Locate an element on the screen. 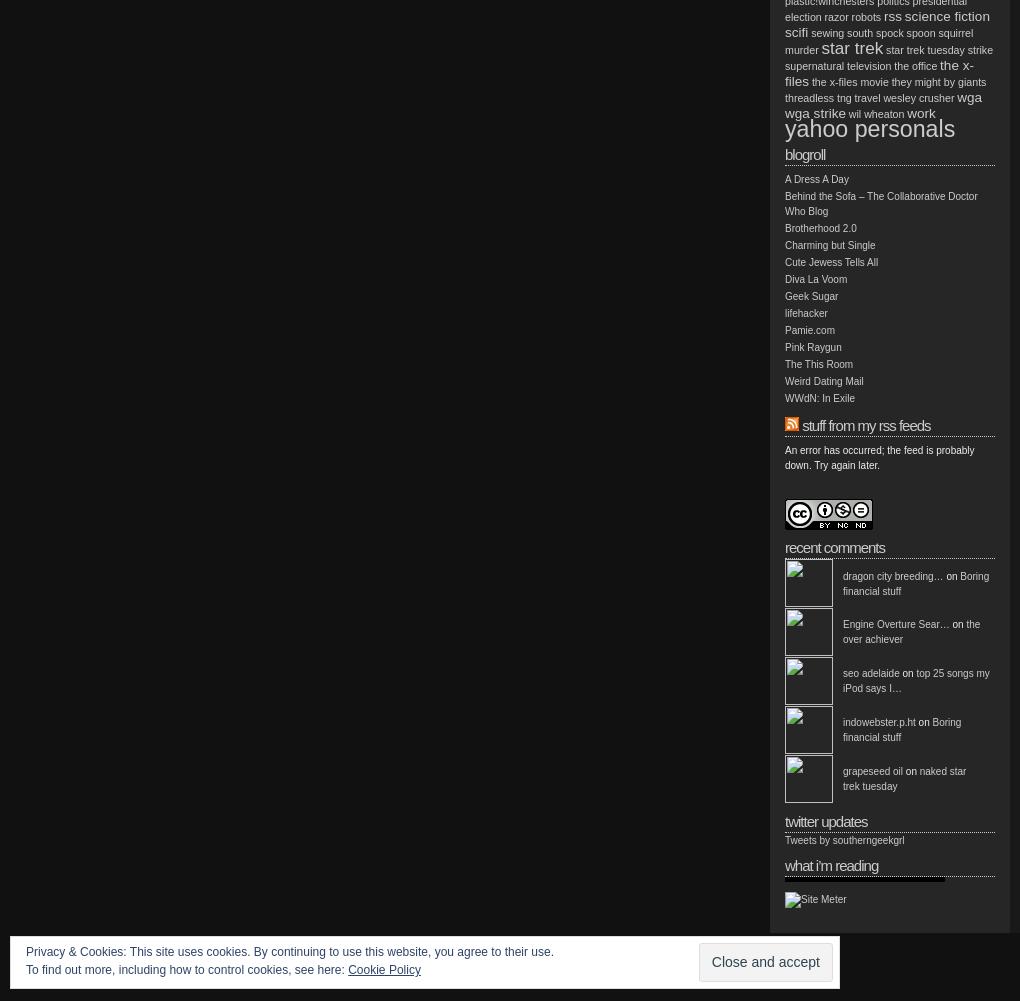 The width and height of the screenshot is (1020, 1001). 'work' is located at coordinates (920, 112).